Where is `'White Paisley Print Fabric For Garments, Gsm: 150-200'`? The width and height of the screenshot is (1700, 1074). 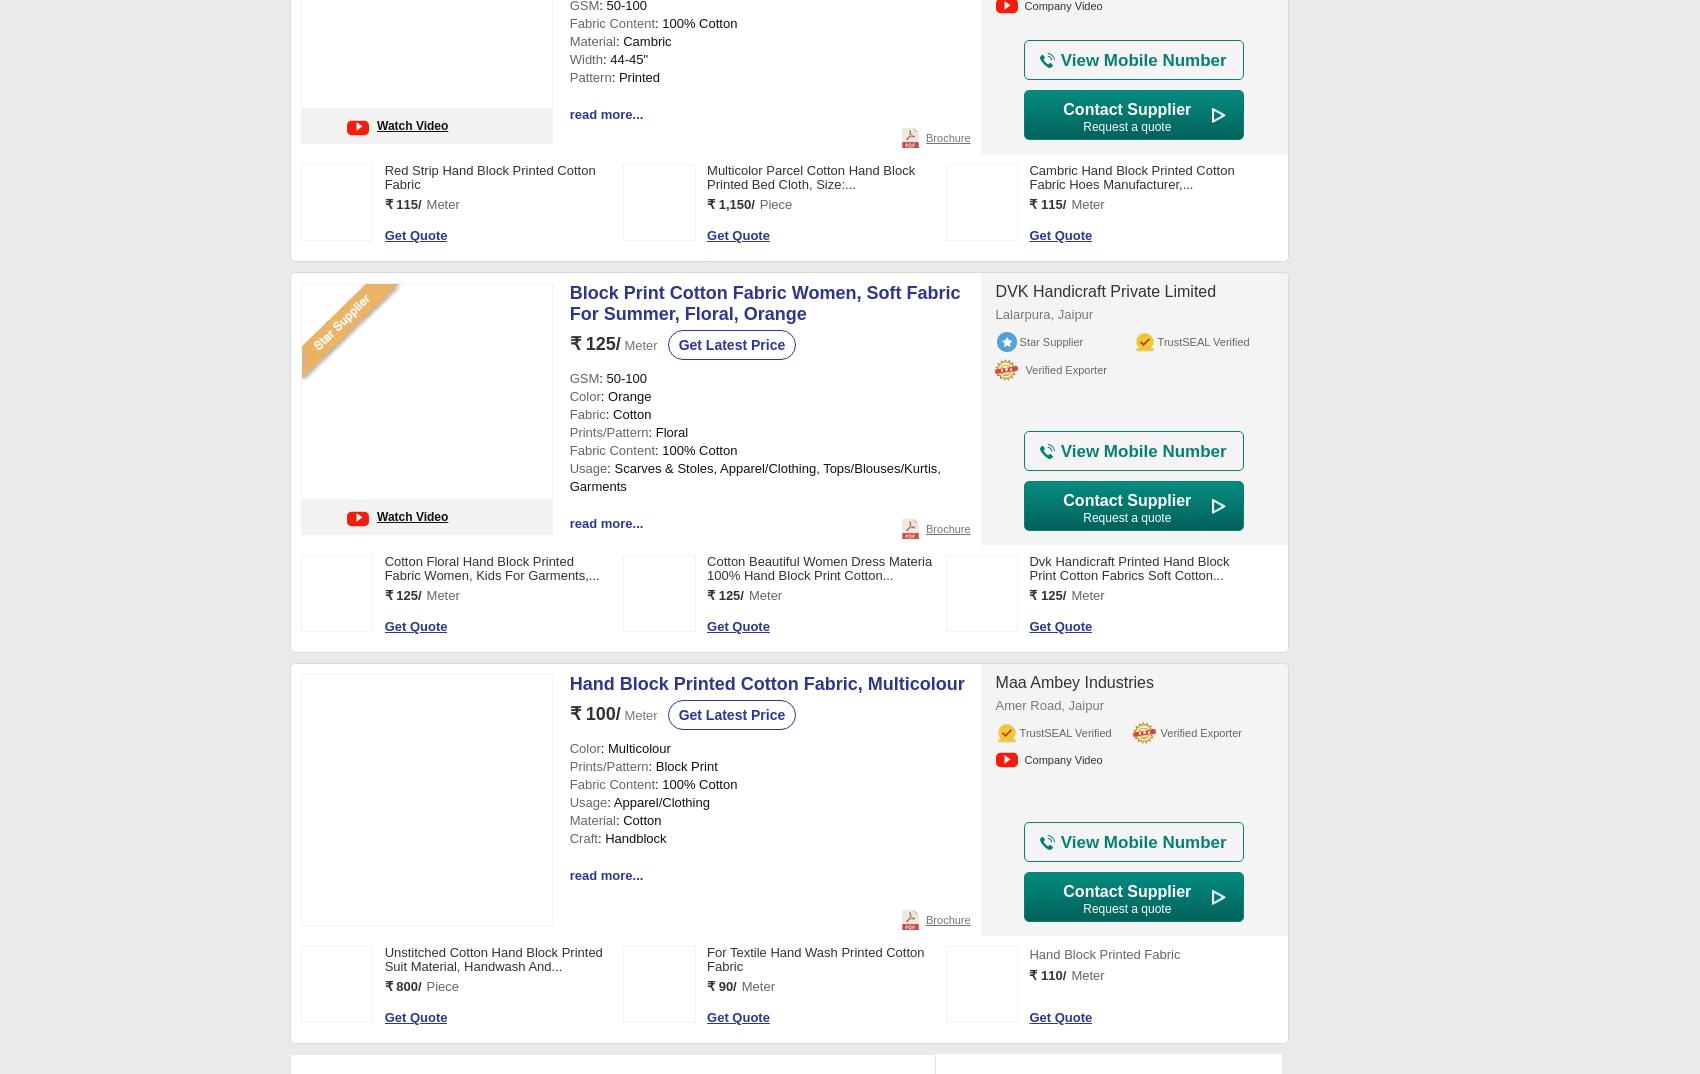 'White Paisley Print Fabric For Garments, Gsm: 150-200' is located at coordinates (383, 399).